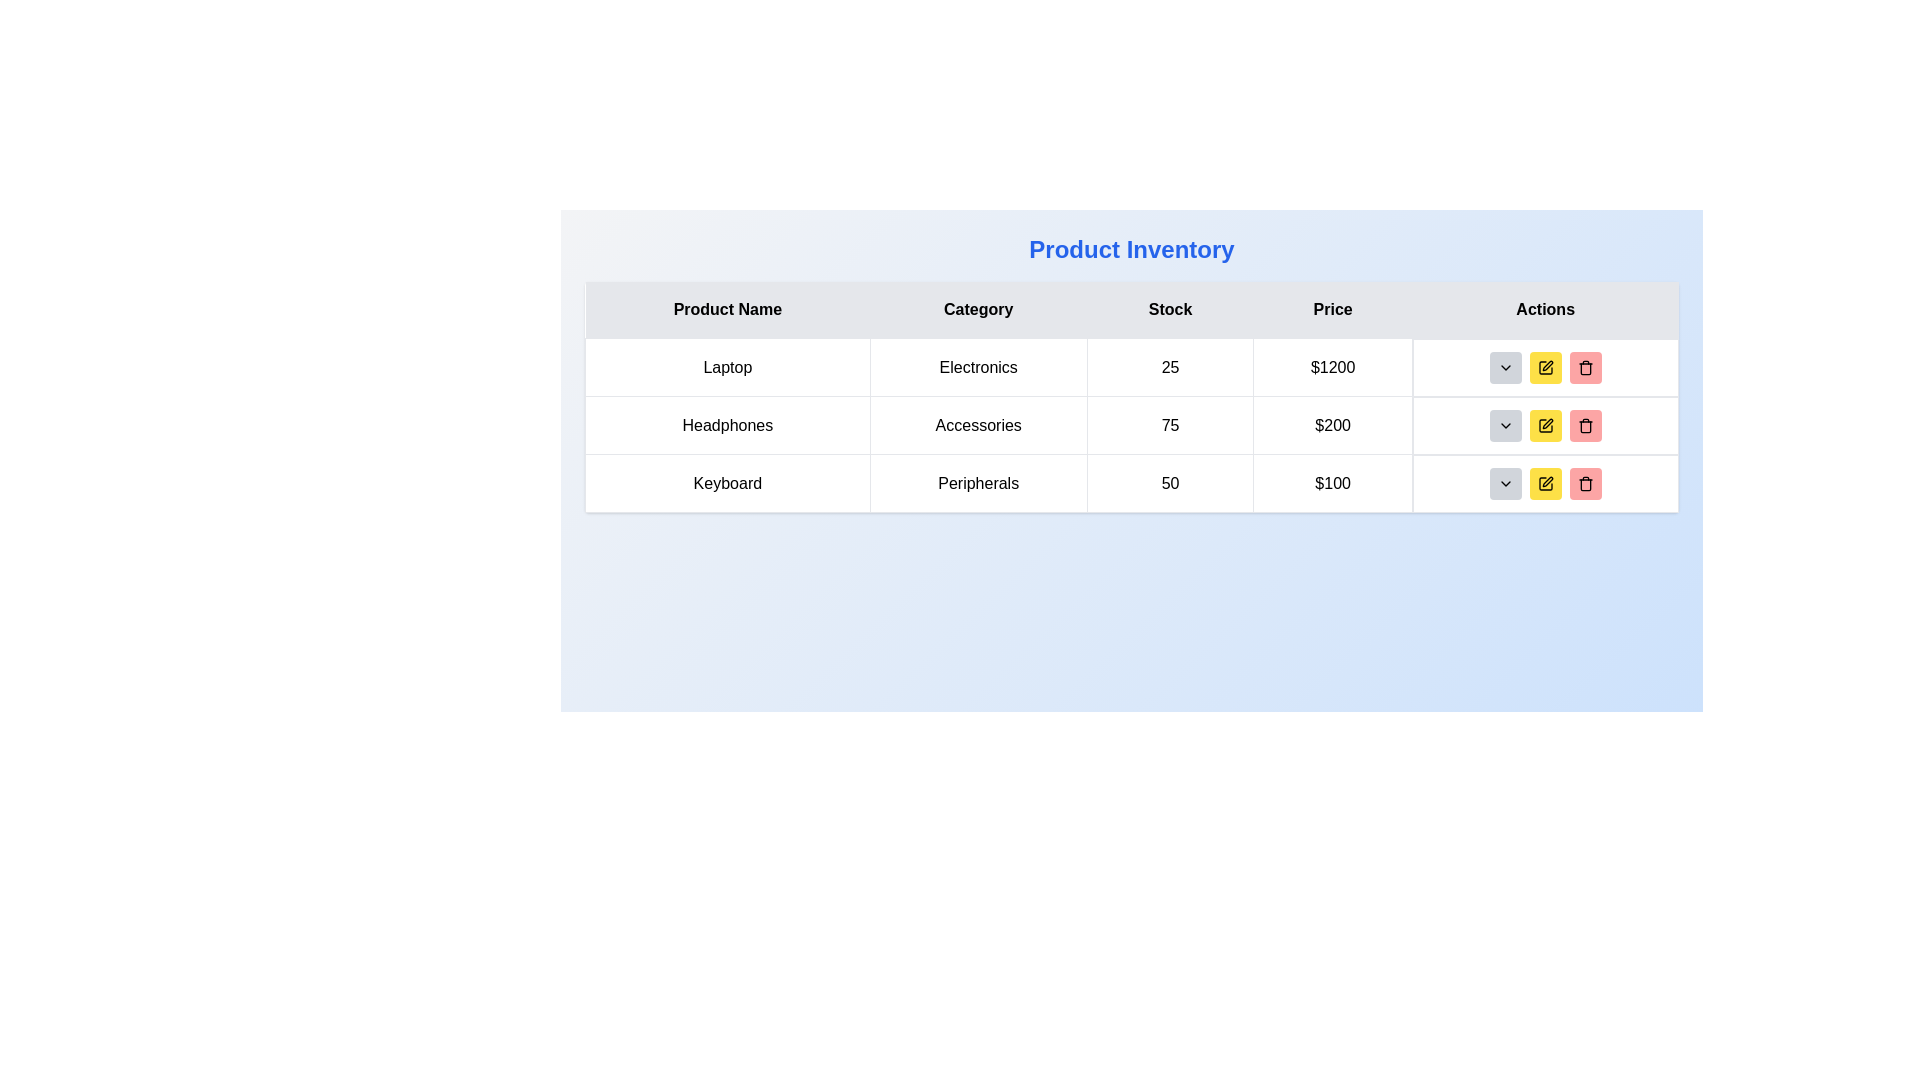 The width and height of the screenshot is (1920, 1080). Describe the element at coordinates (1584, 484) in the screenshot. I see `the trash can icon in the 'Actions' column of the product table` at that location.